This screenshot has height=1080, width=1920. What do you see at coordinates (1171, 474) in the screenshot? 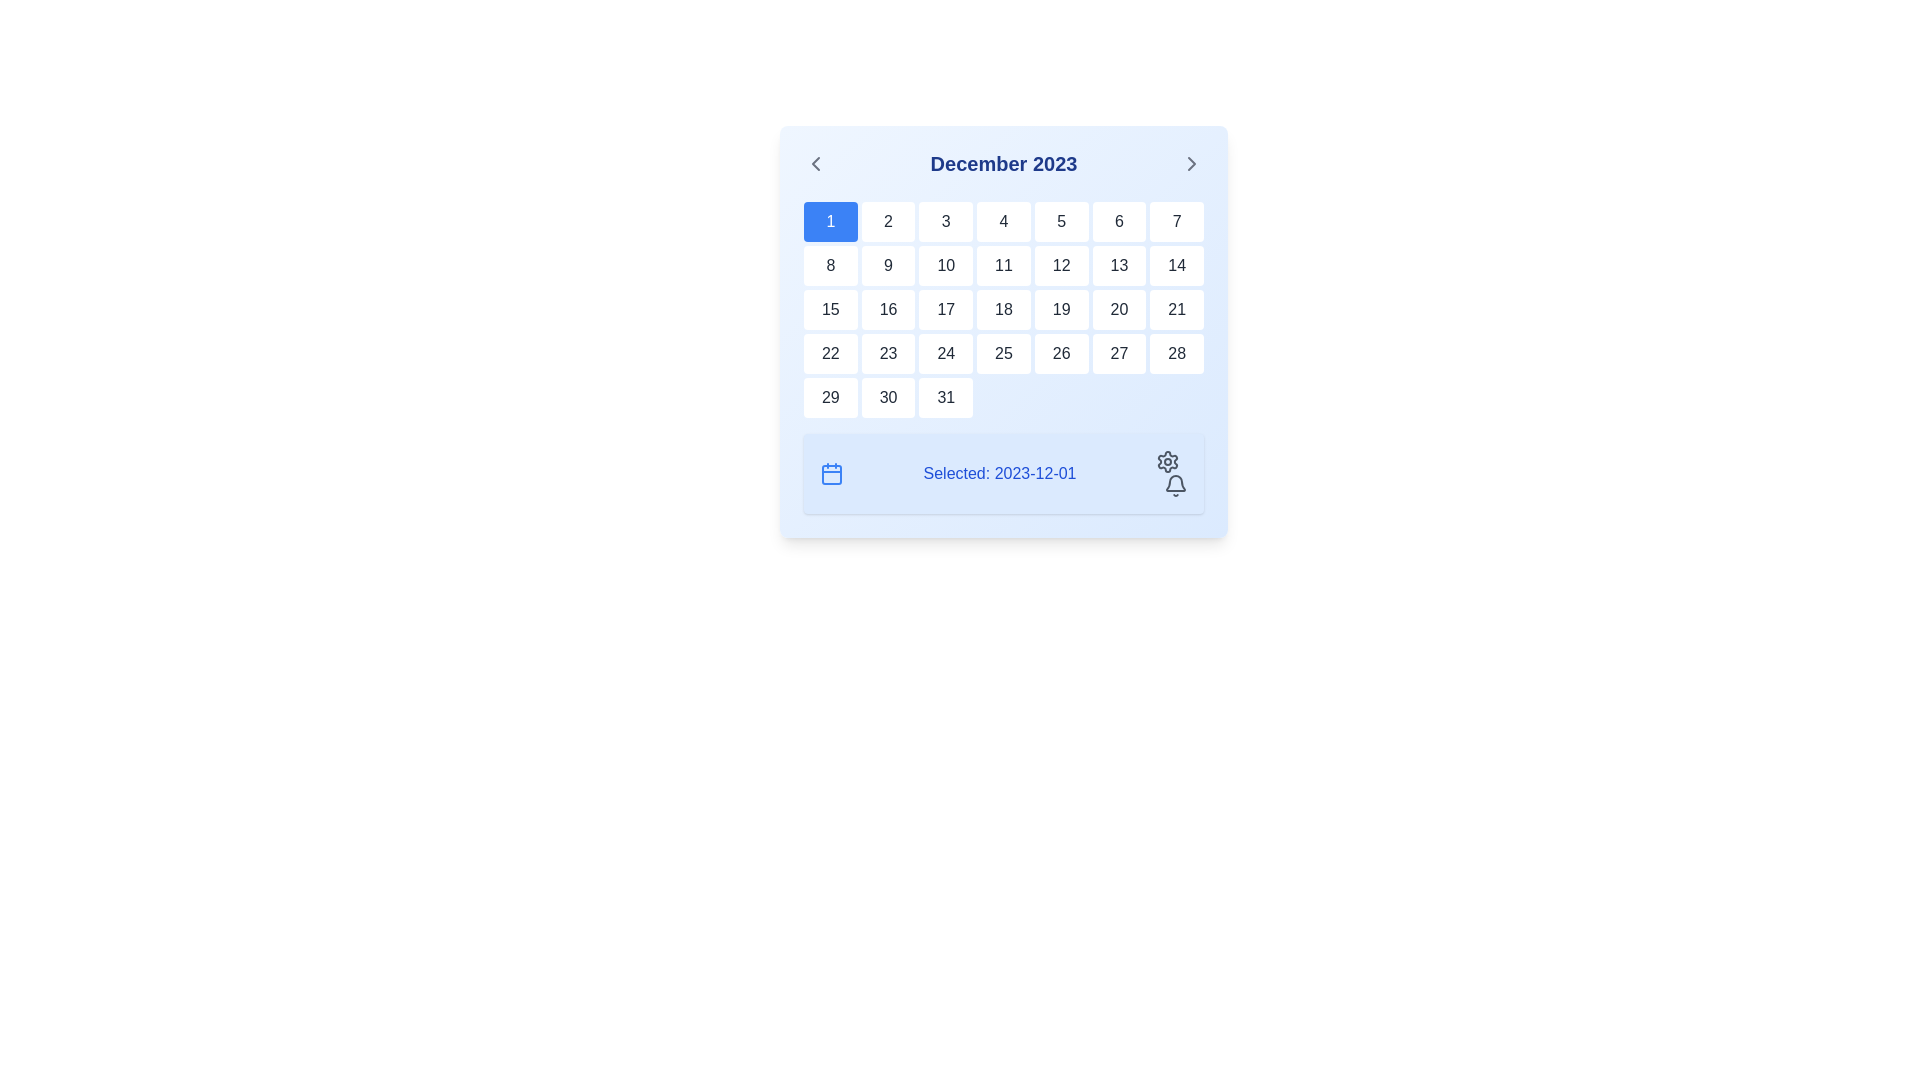
I see `the gear icon in the settings and notifications icon group` at bounding box center [1171, 474].